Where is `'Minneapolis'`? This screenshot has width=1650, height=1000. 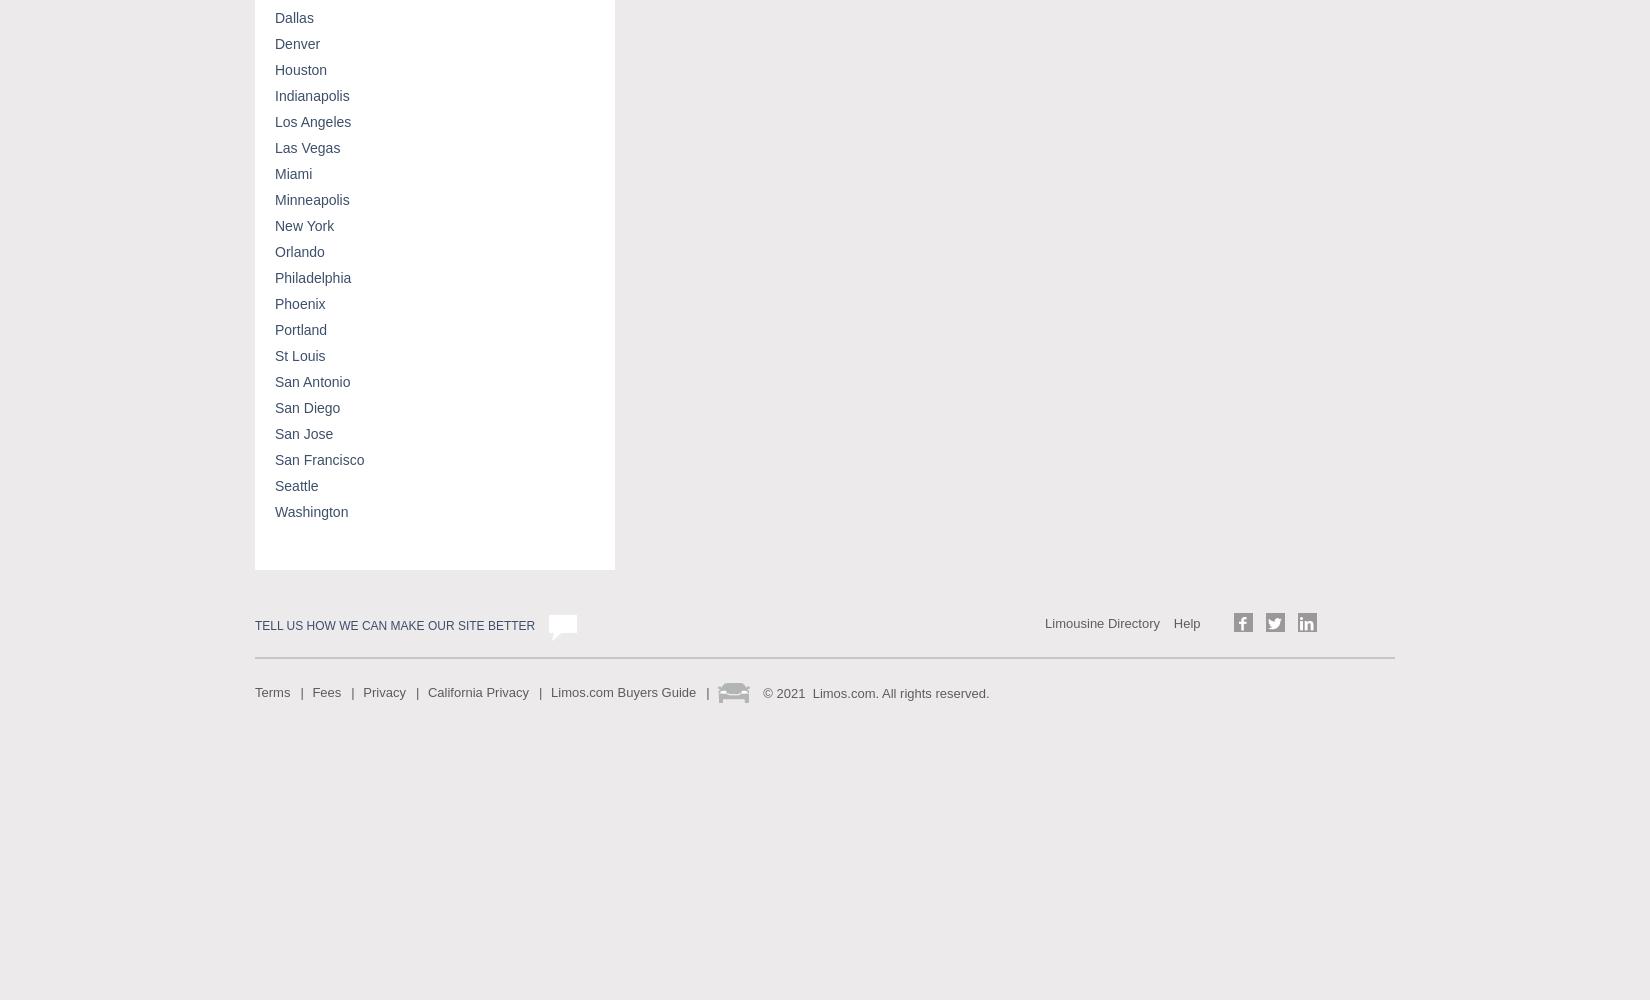
'Minneapolis' is located at coordinates (275, 198).